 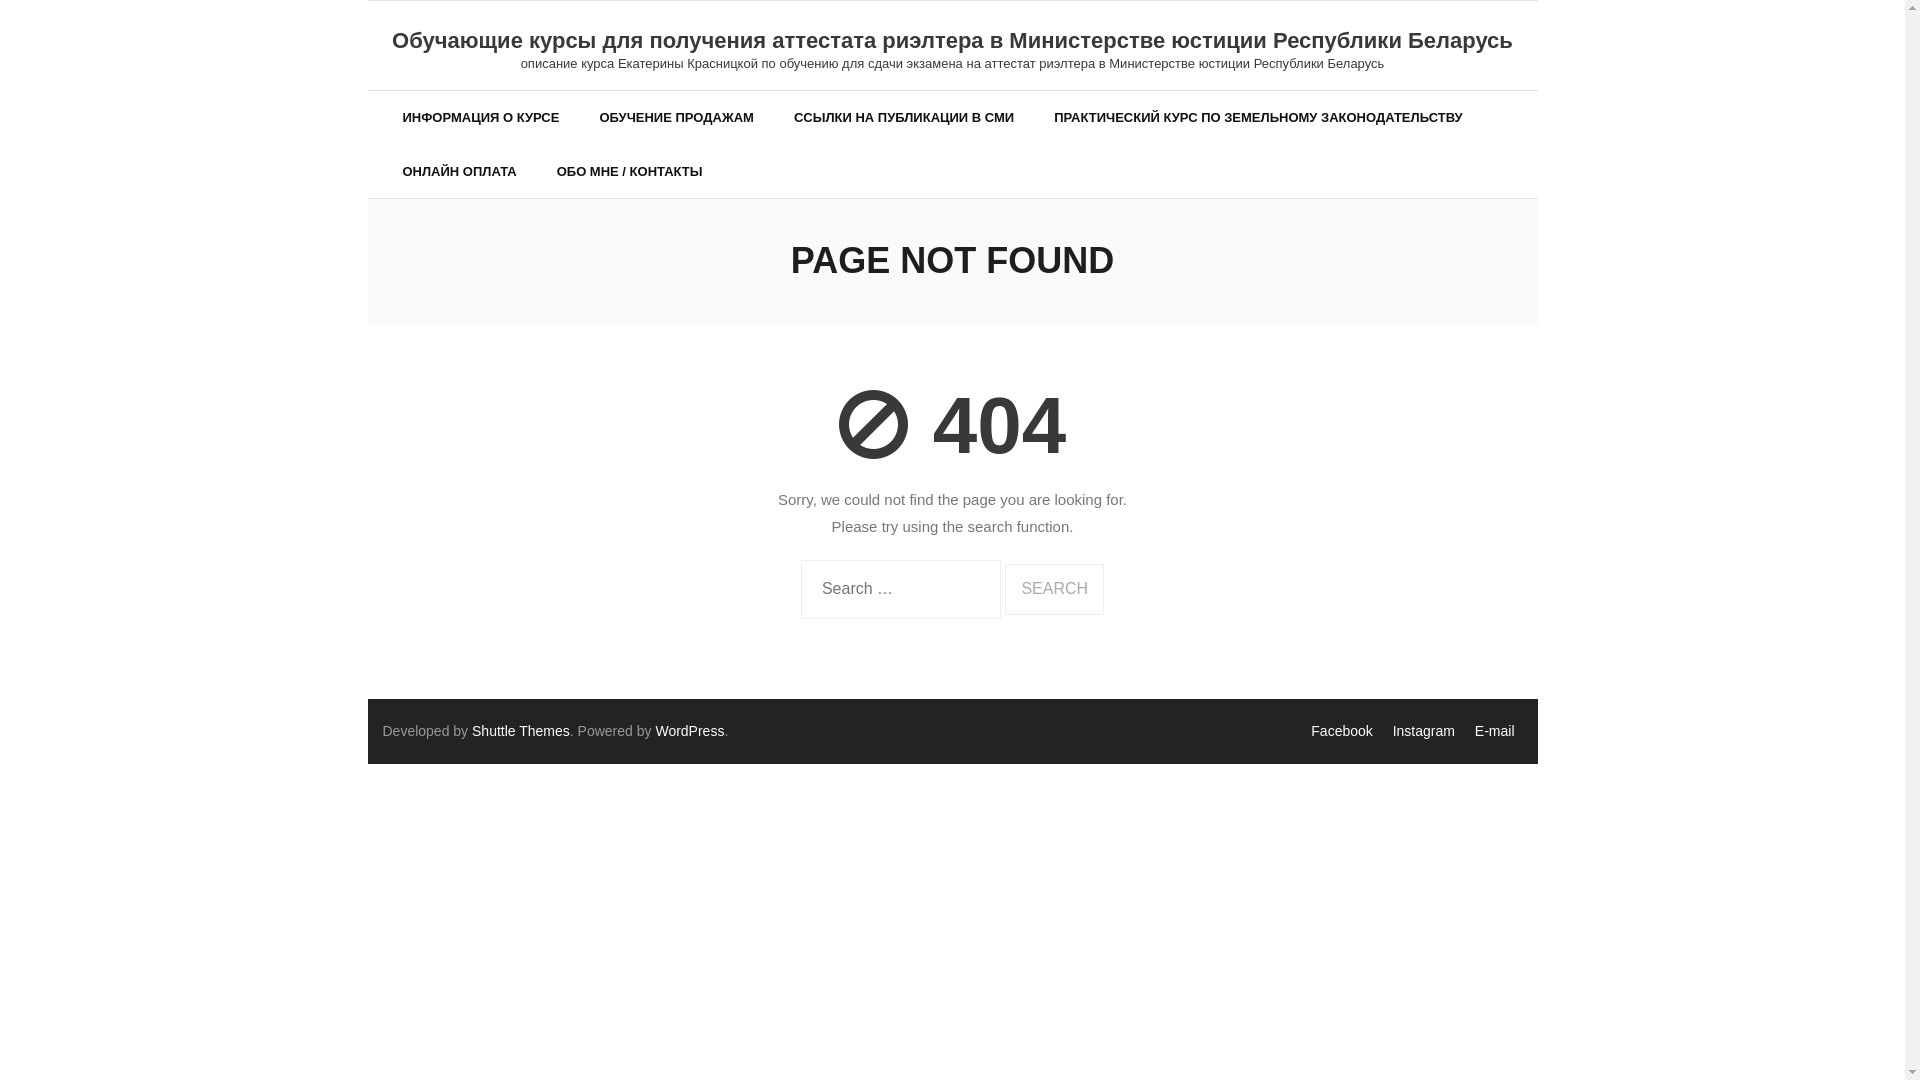 What do you see at coordinates (689, 731) in the screenshot?
I see `'WordPress'` at bounding box center [689, 731].